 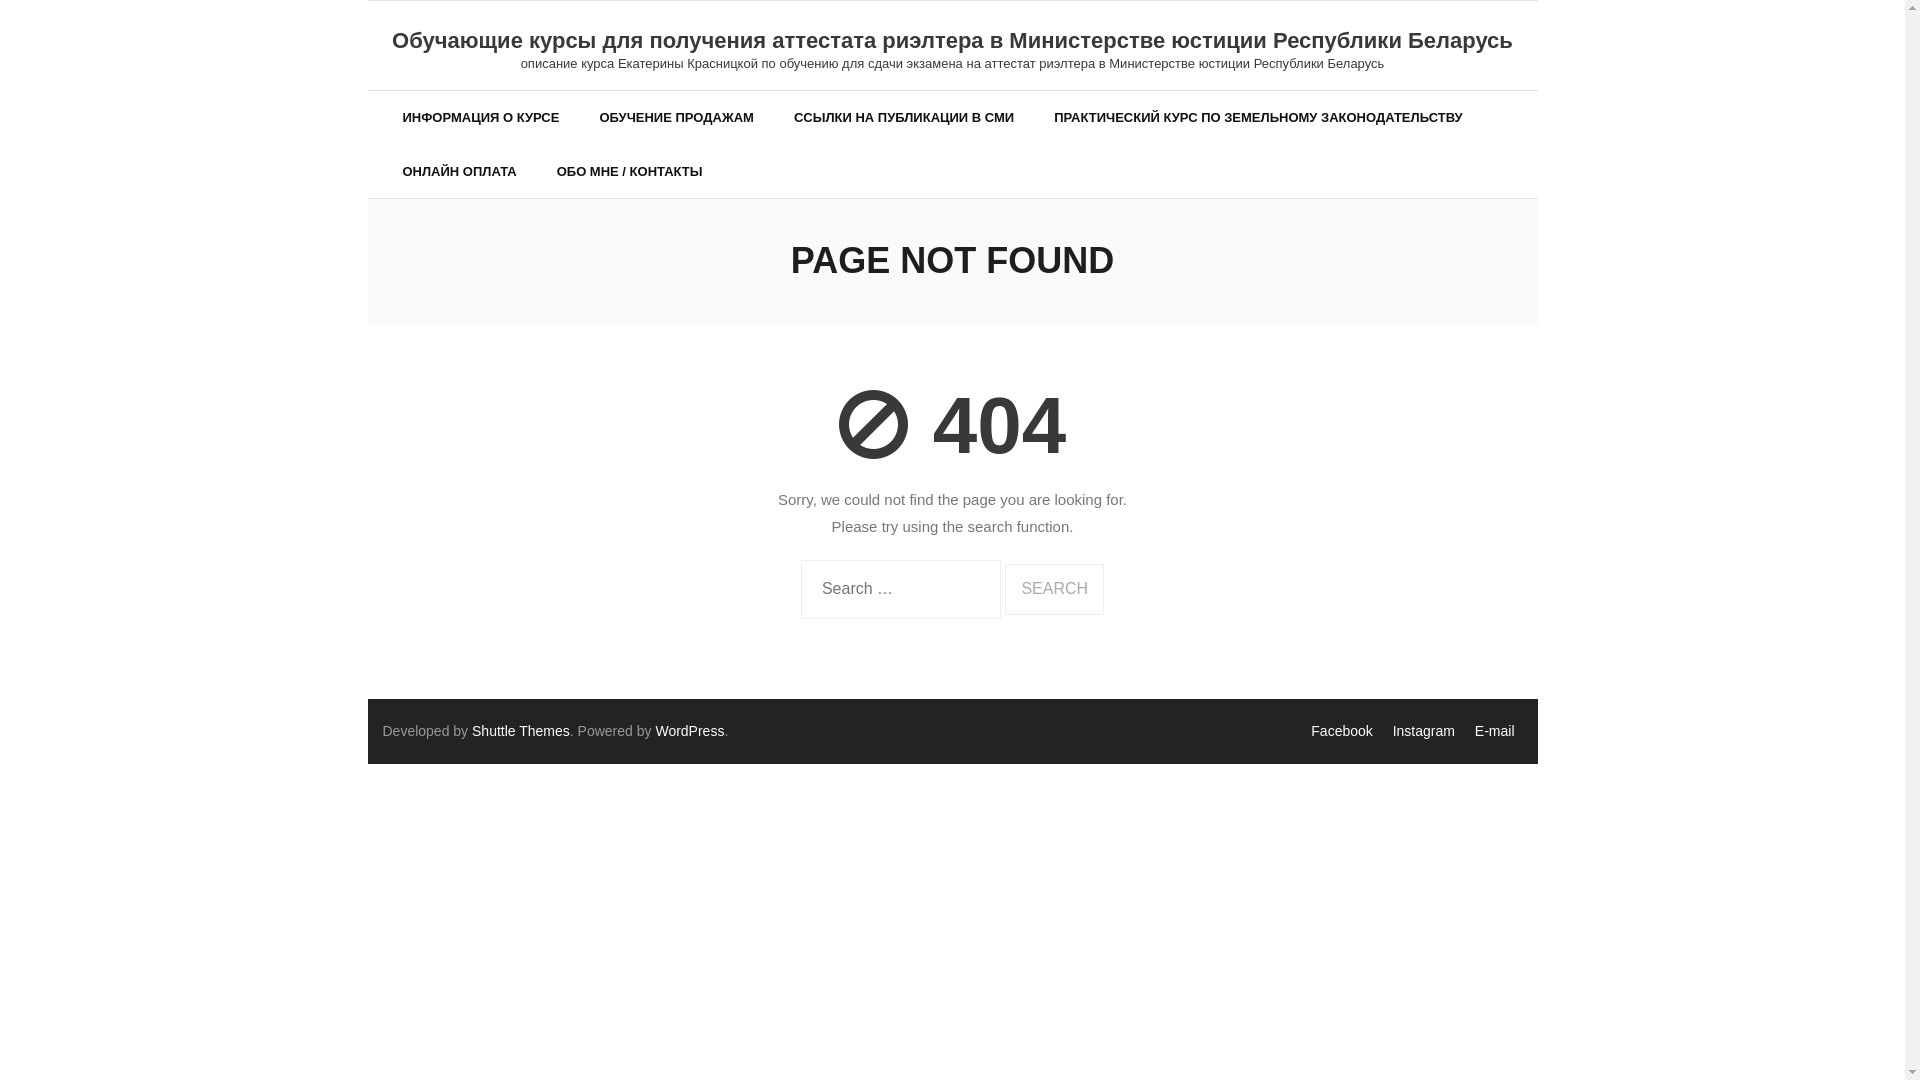 What do you see at coordinates (689, 731) in the screenshot?
I see `'WordPress'` at bounding box center [689, 731].